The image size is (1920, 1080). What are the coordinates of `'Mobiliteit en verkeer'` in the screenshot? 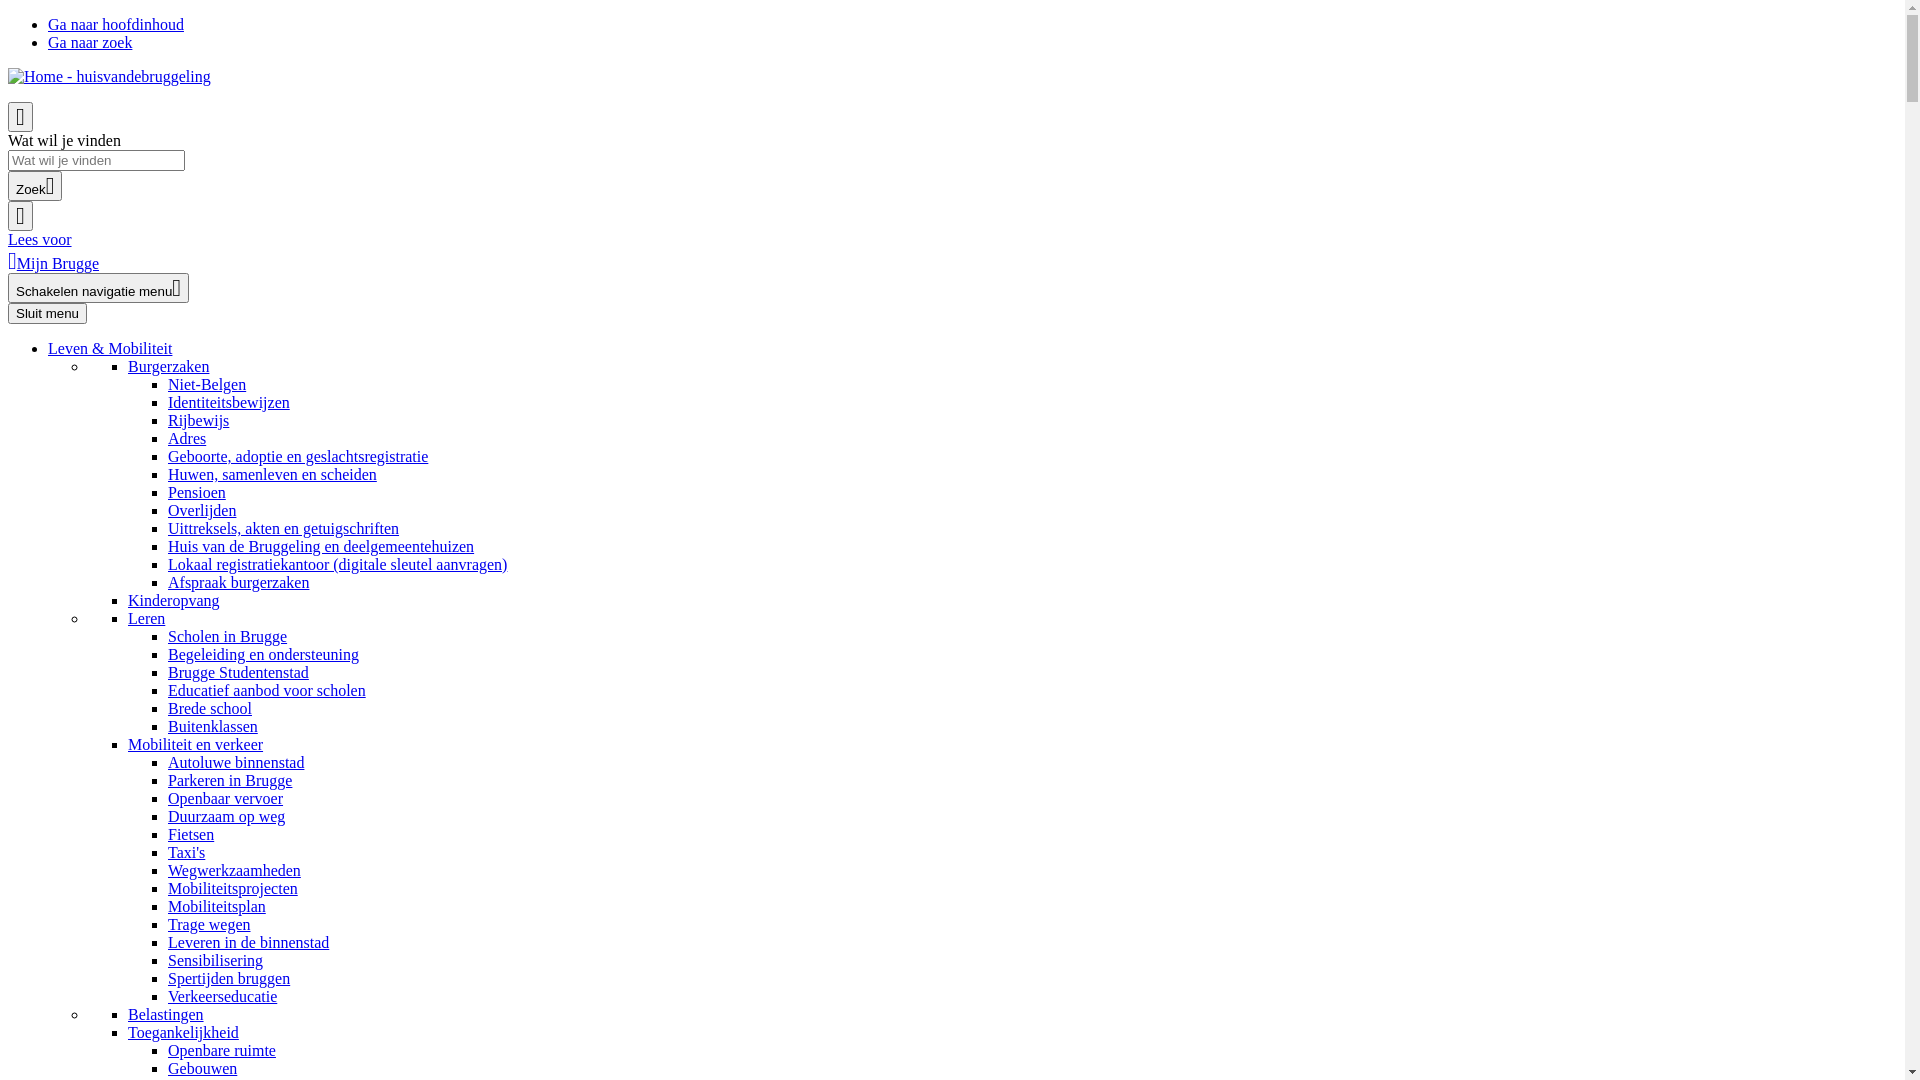 It's located at (195, 744).